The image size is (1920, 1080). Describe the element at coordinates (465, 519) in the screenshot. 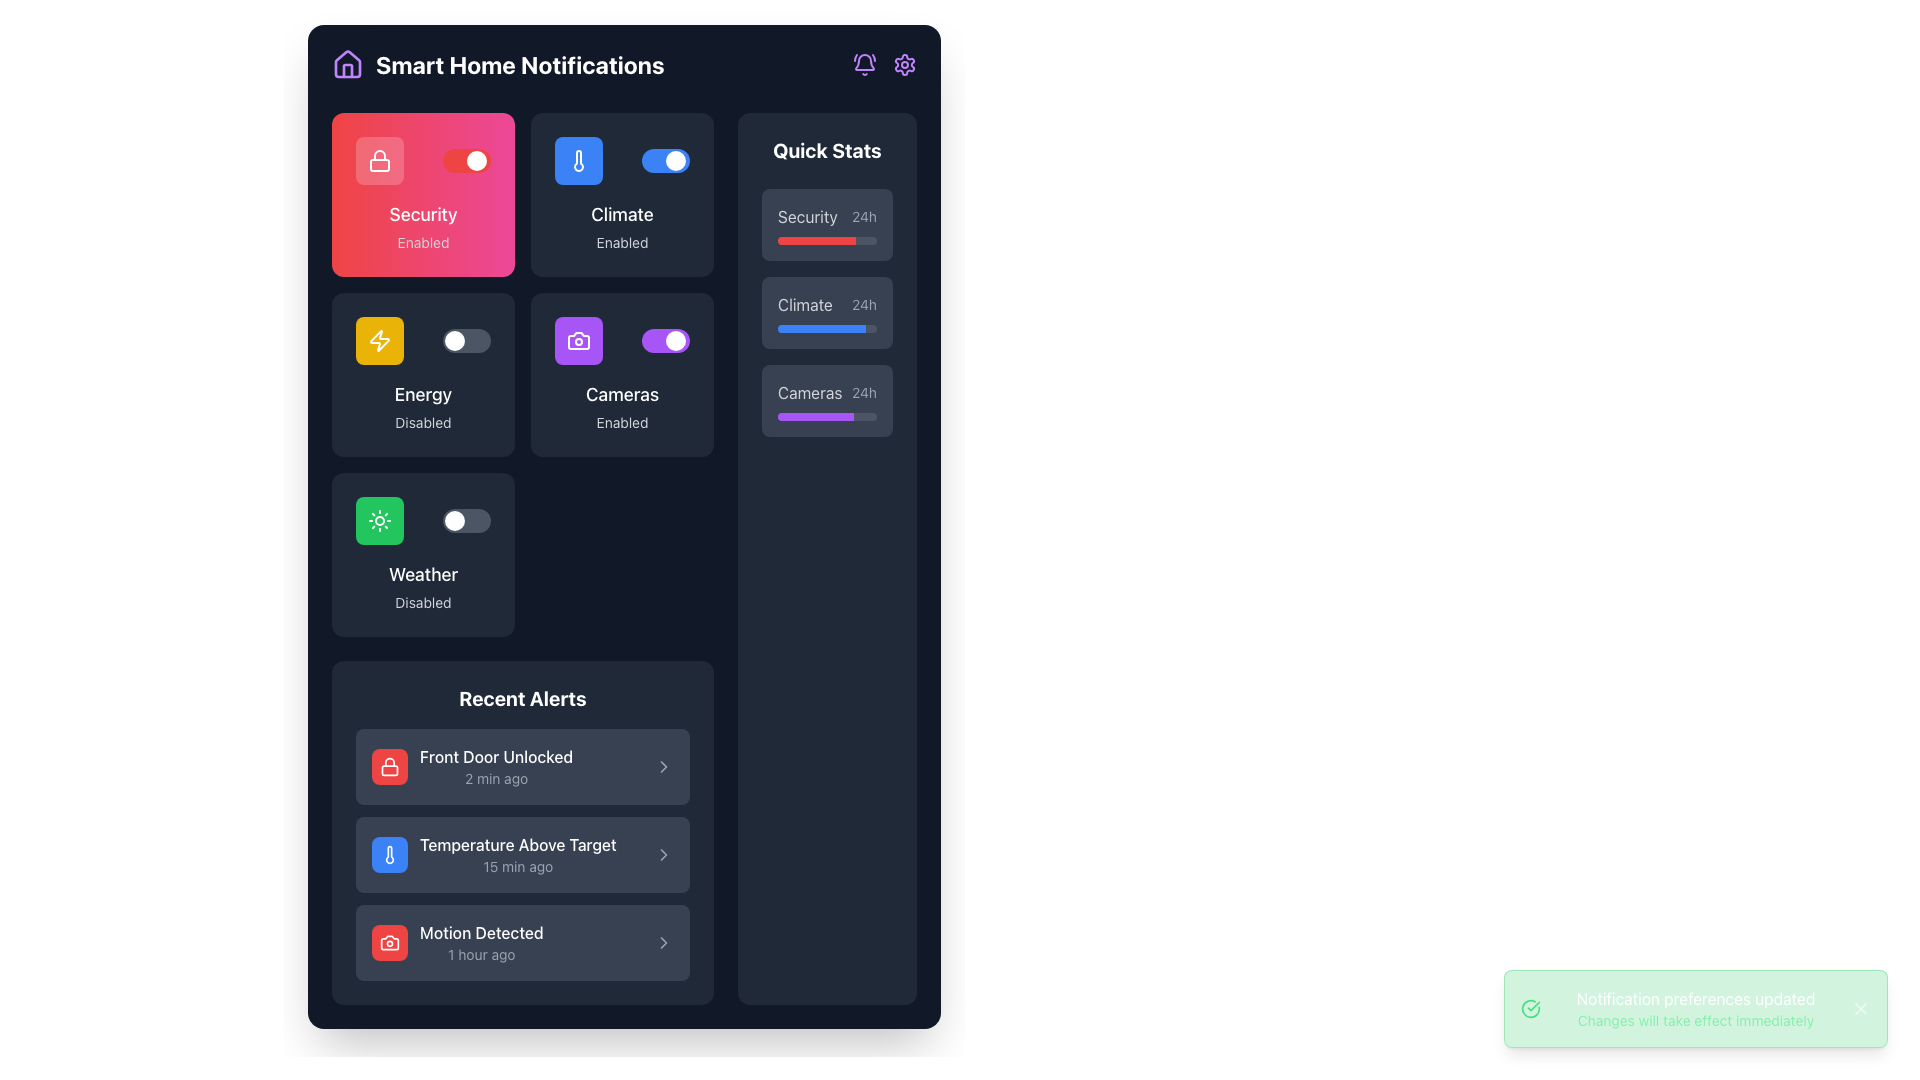

I see `the circular white toggle knob of the toggle switch in the 'Weather' section` at that location.